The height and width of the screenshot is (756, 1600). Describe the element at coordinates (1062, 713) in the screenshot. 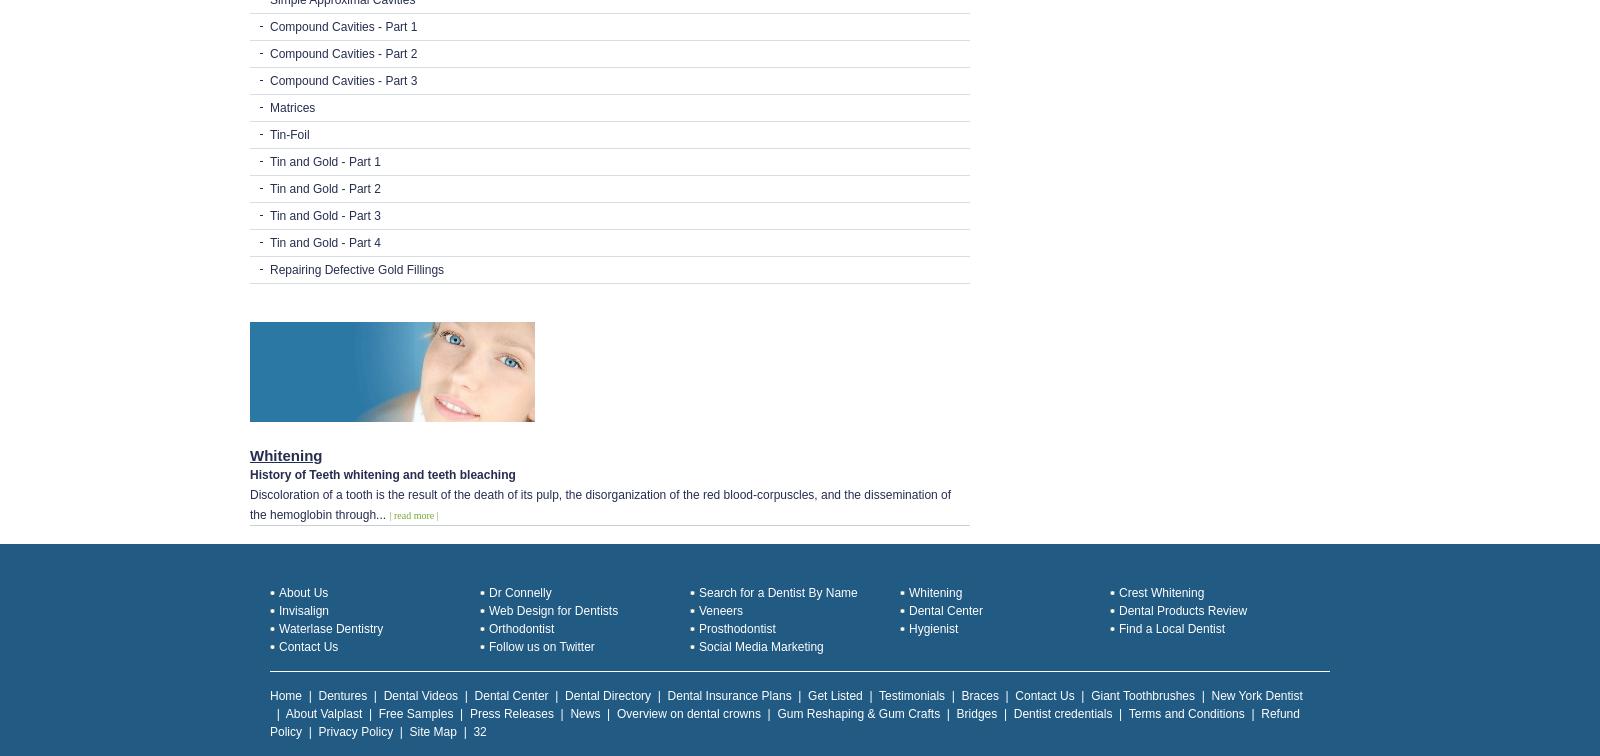

I see `'Dentist credentials'` at that location.